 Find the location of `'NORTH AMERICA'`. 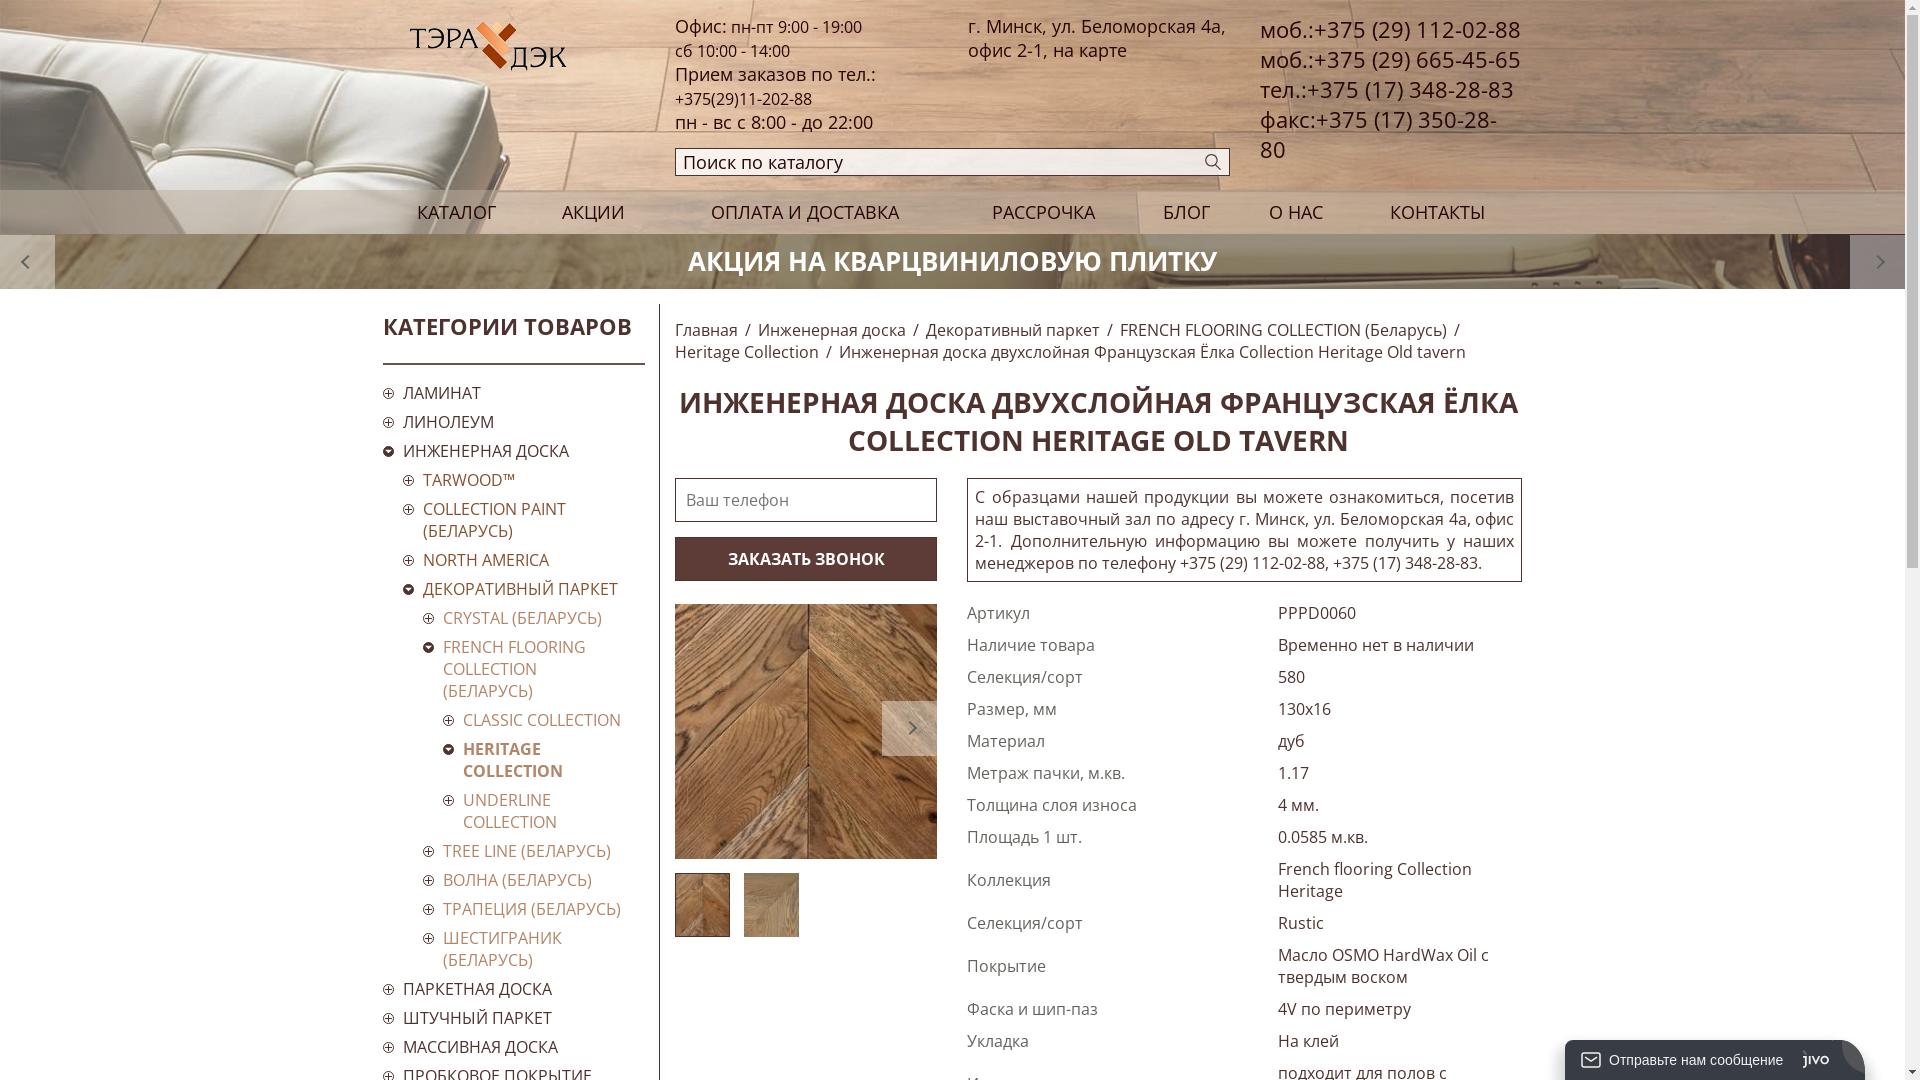

'NORTH AMERICA' is located at coordinates (523, 559).